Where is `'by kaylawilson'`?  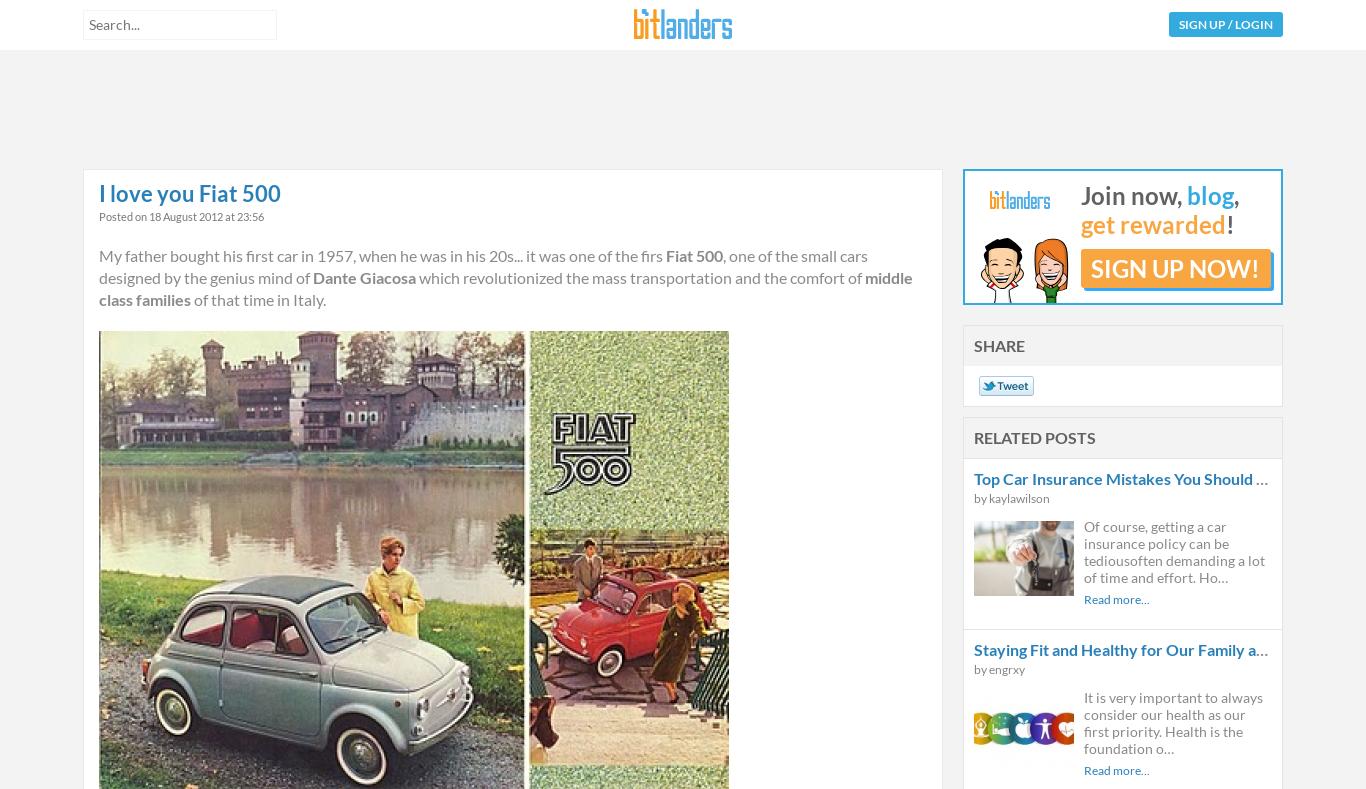 'by kaylawilson' is located at coordinates (1011, 497).